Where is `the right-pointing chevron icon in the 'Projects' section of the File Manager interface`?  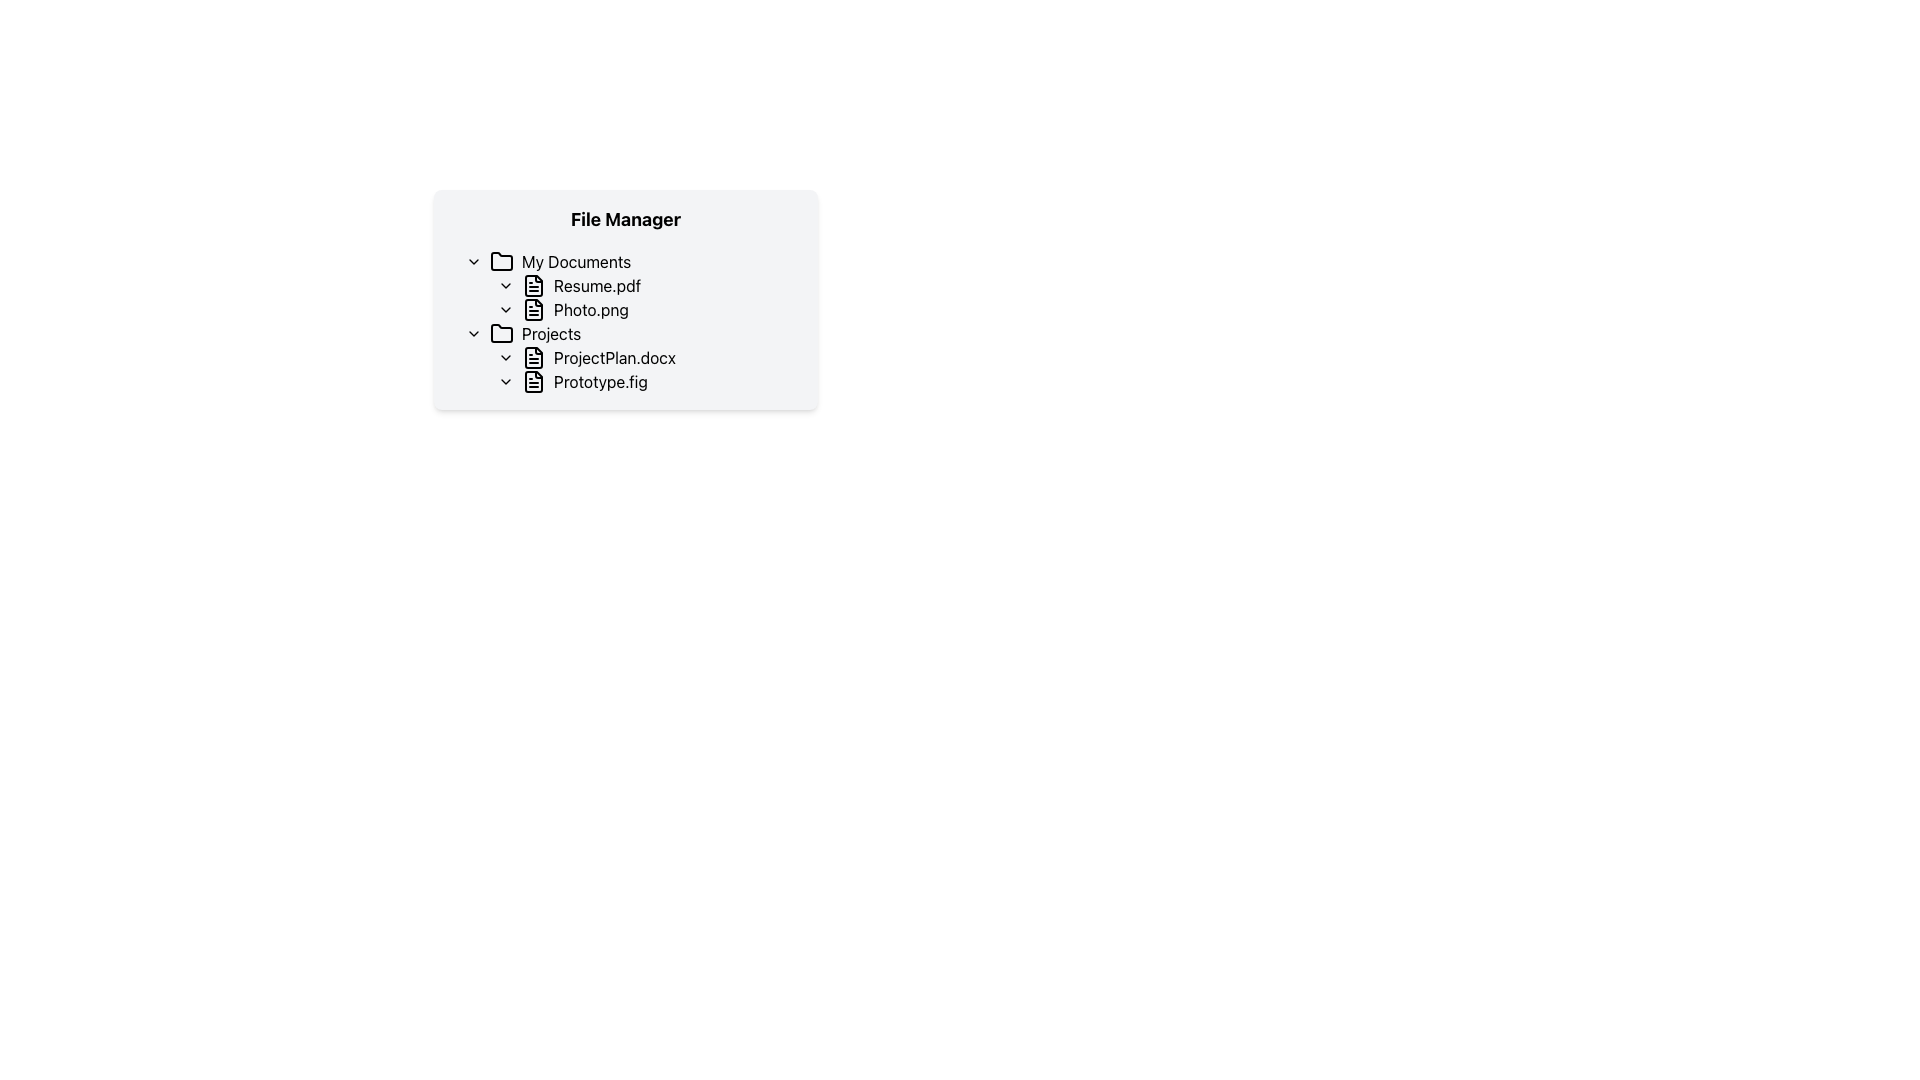
the right-pointing chevron icon in the 'Projects' section of the File Manager interface is located at coordinates (505, 357).